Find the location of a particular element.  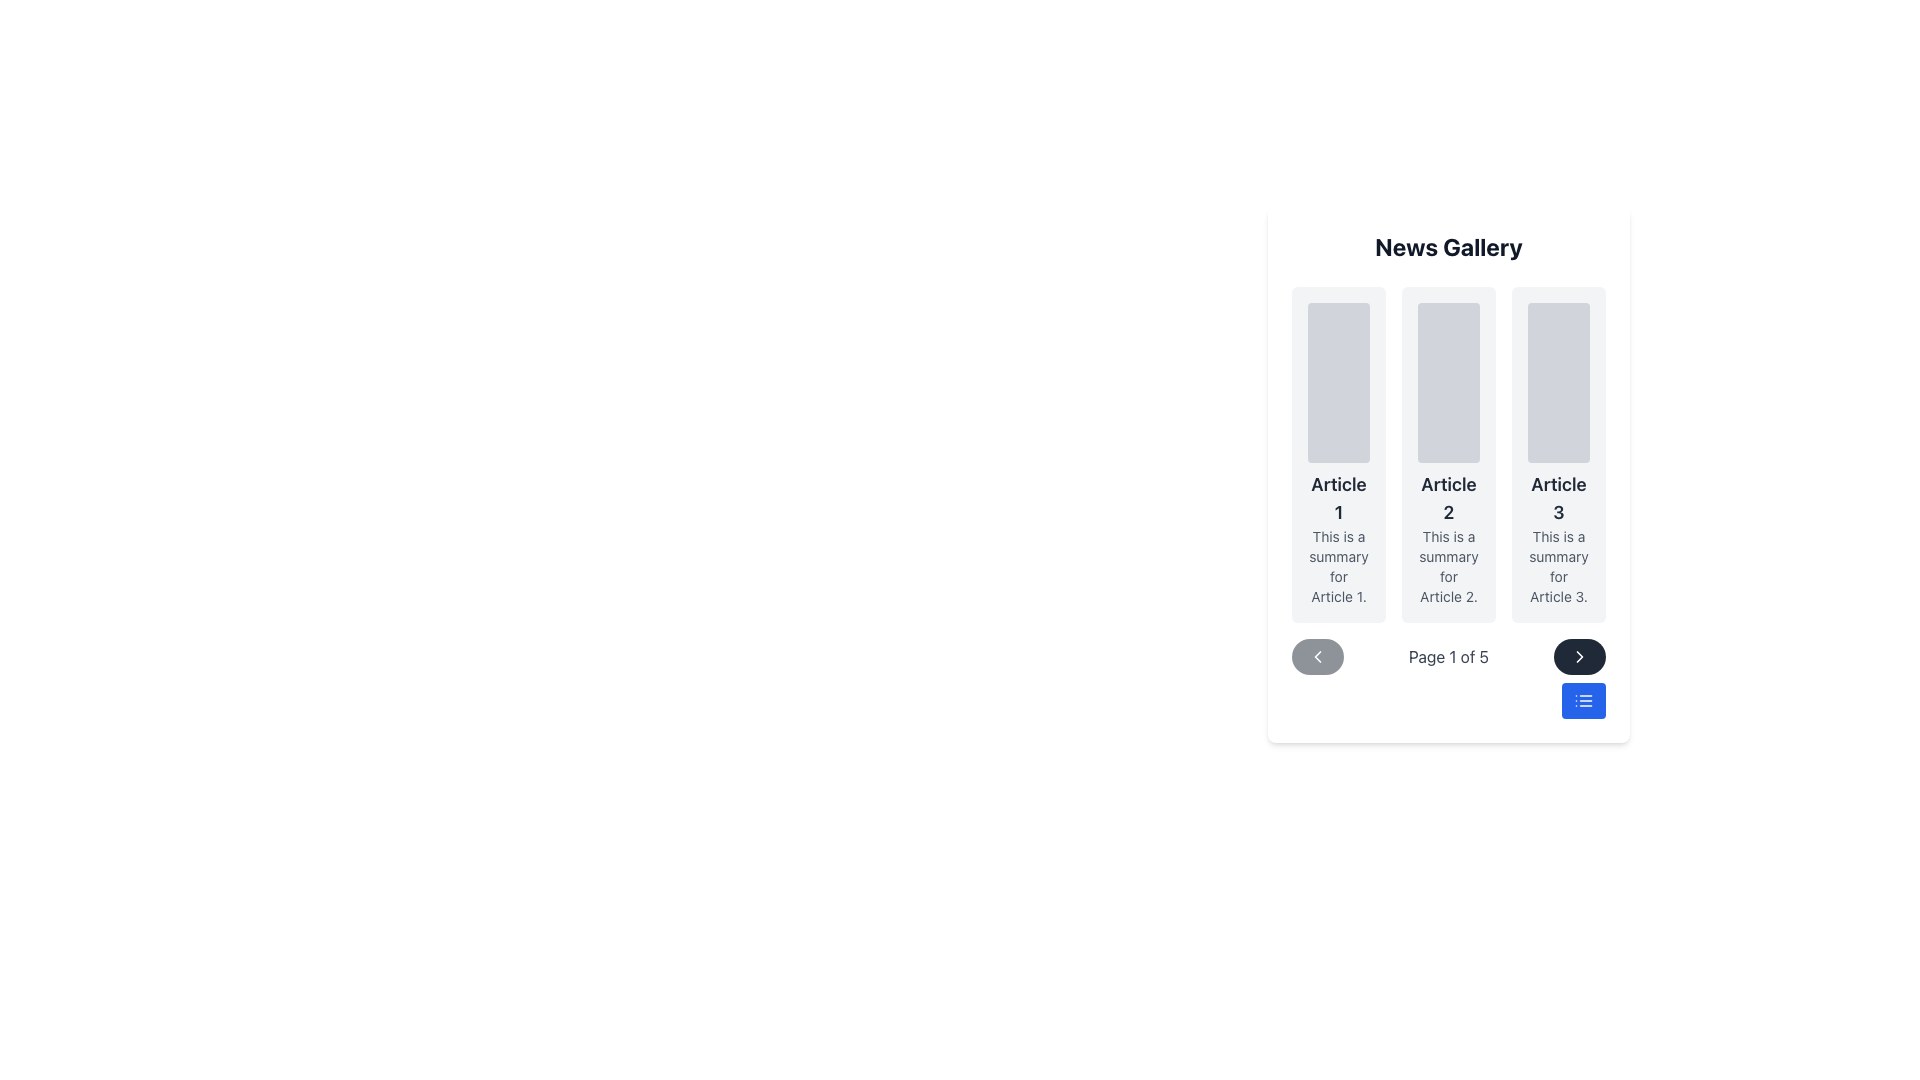

the right-pointing chevron-shaped arrow icon in the bottom right corner of the 'News Gallery' section to move to the next page is located at coordinates (1578, 656).